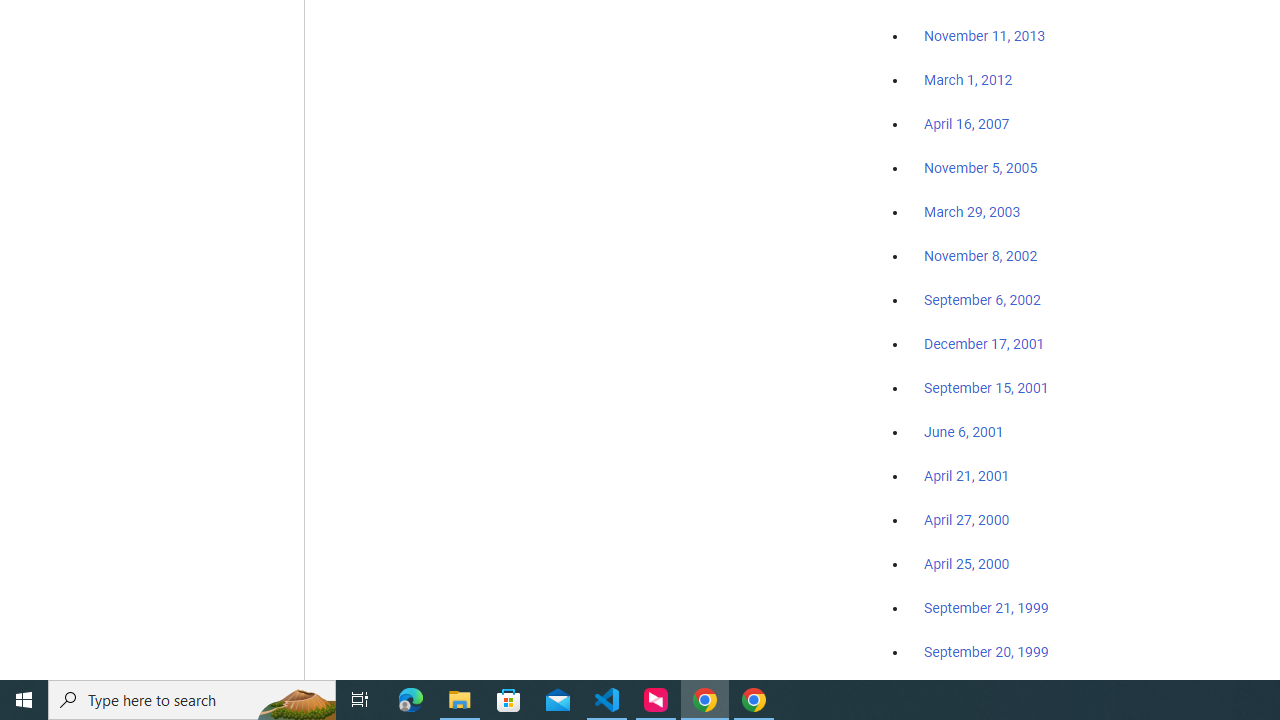 The width and height of the screenshot is (1280, 720). I want to click on 'June 6, 2001', so click(963, 431).